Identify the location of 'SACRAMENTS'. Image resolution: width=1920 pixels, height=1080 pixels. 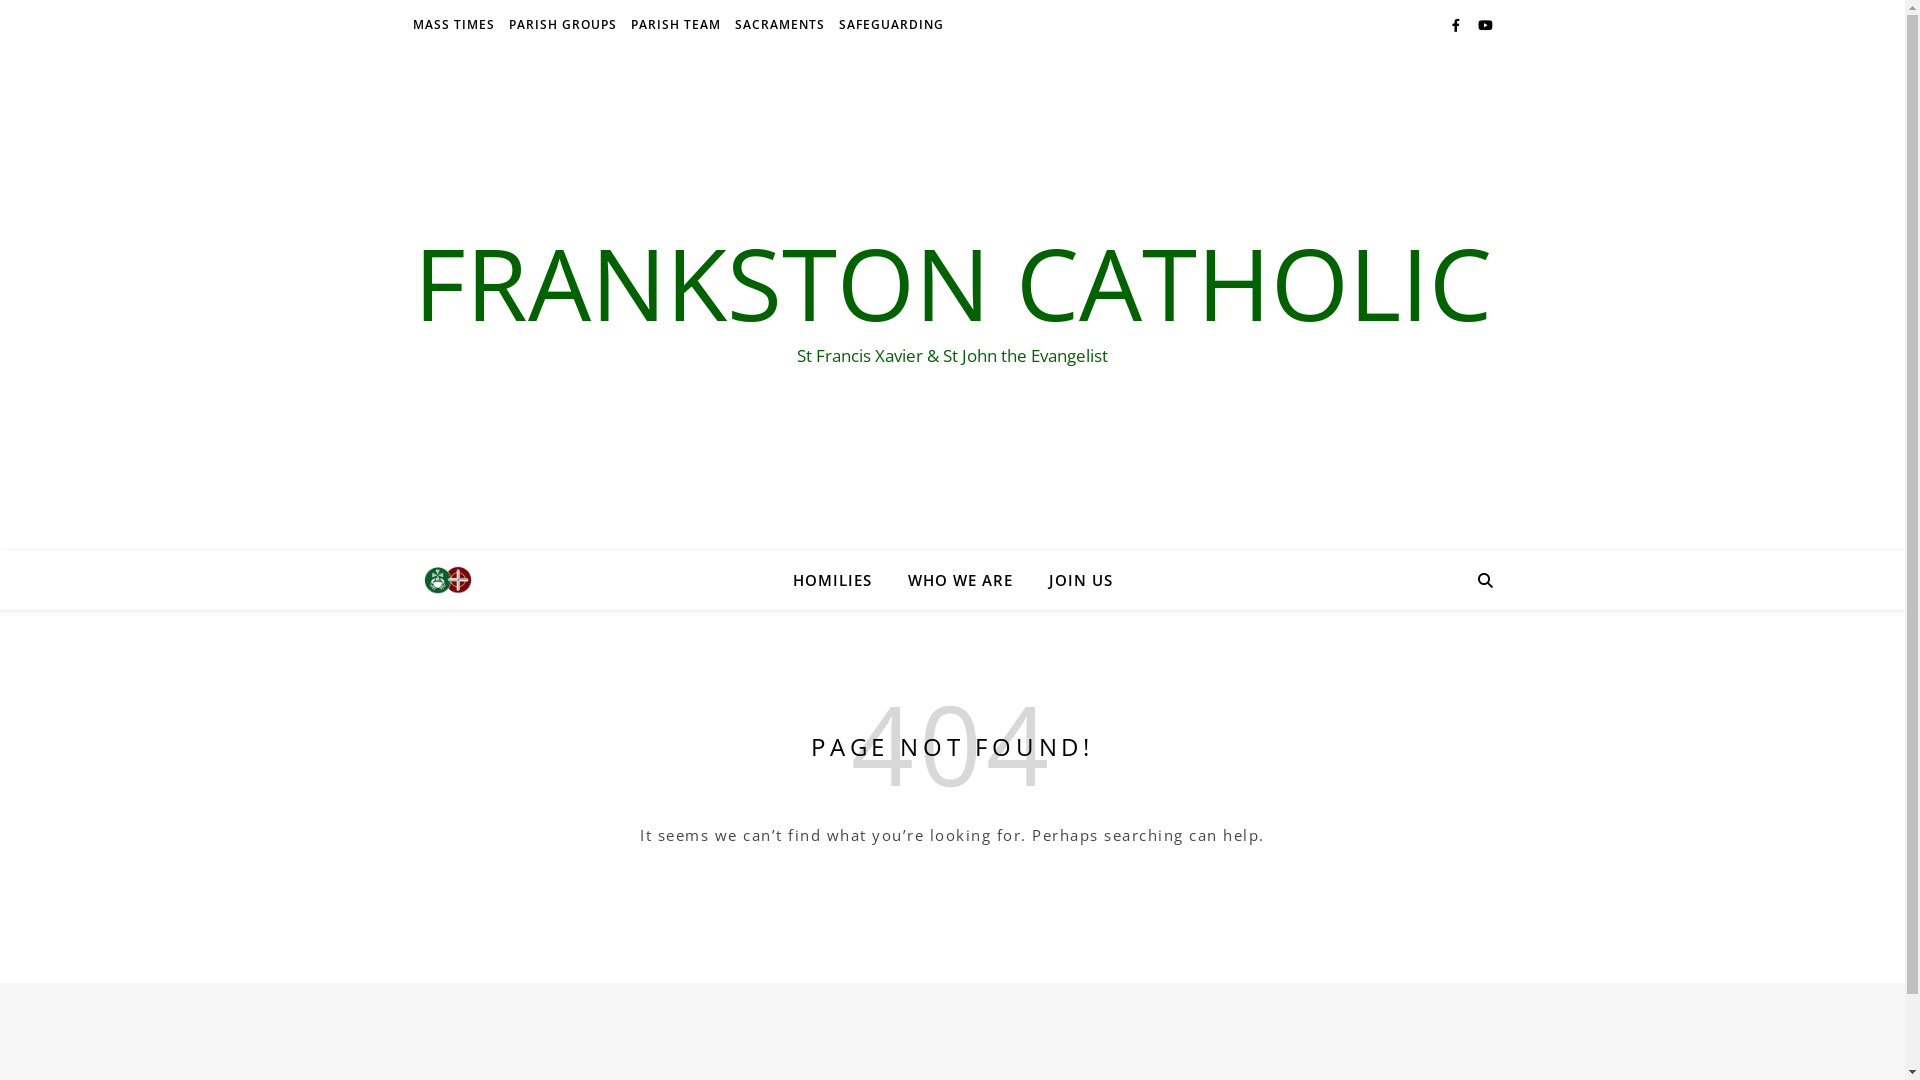
(778, 24).